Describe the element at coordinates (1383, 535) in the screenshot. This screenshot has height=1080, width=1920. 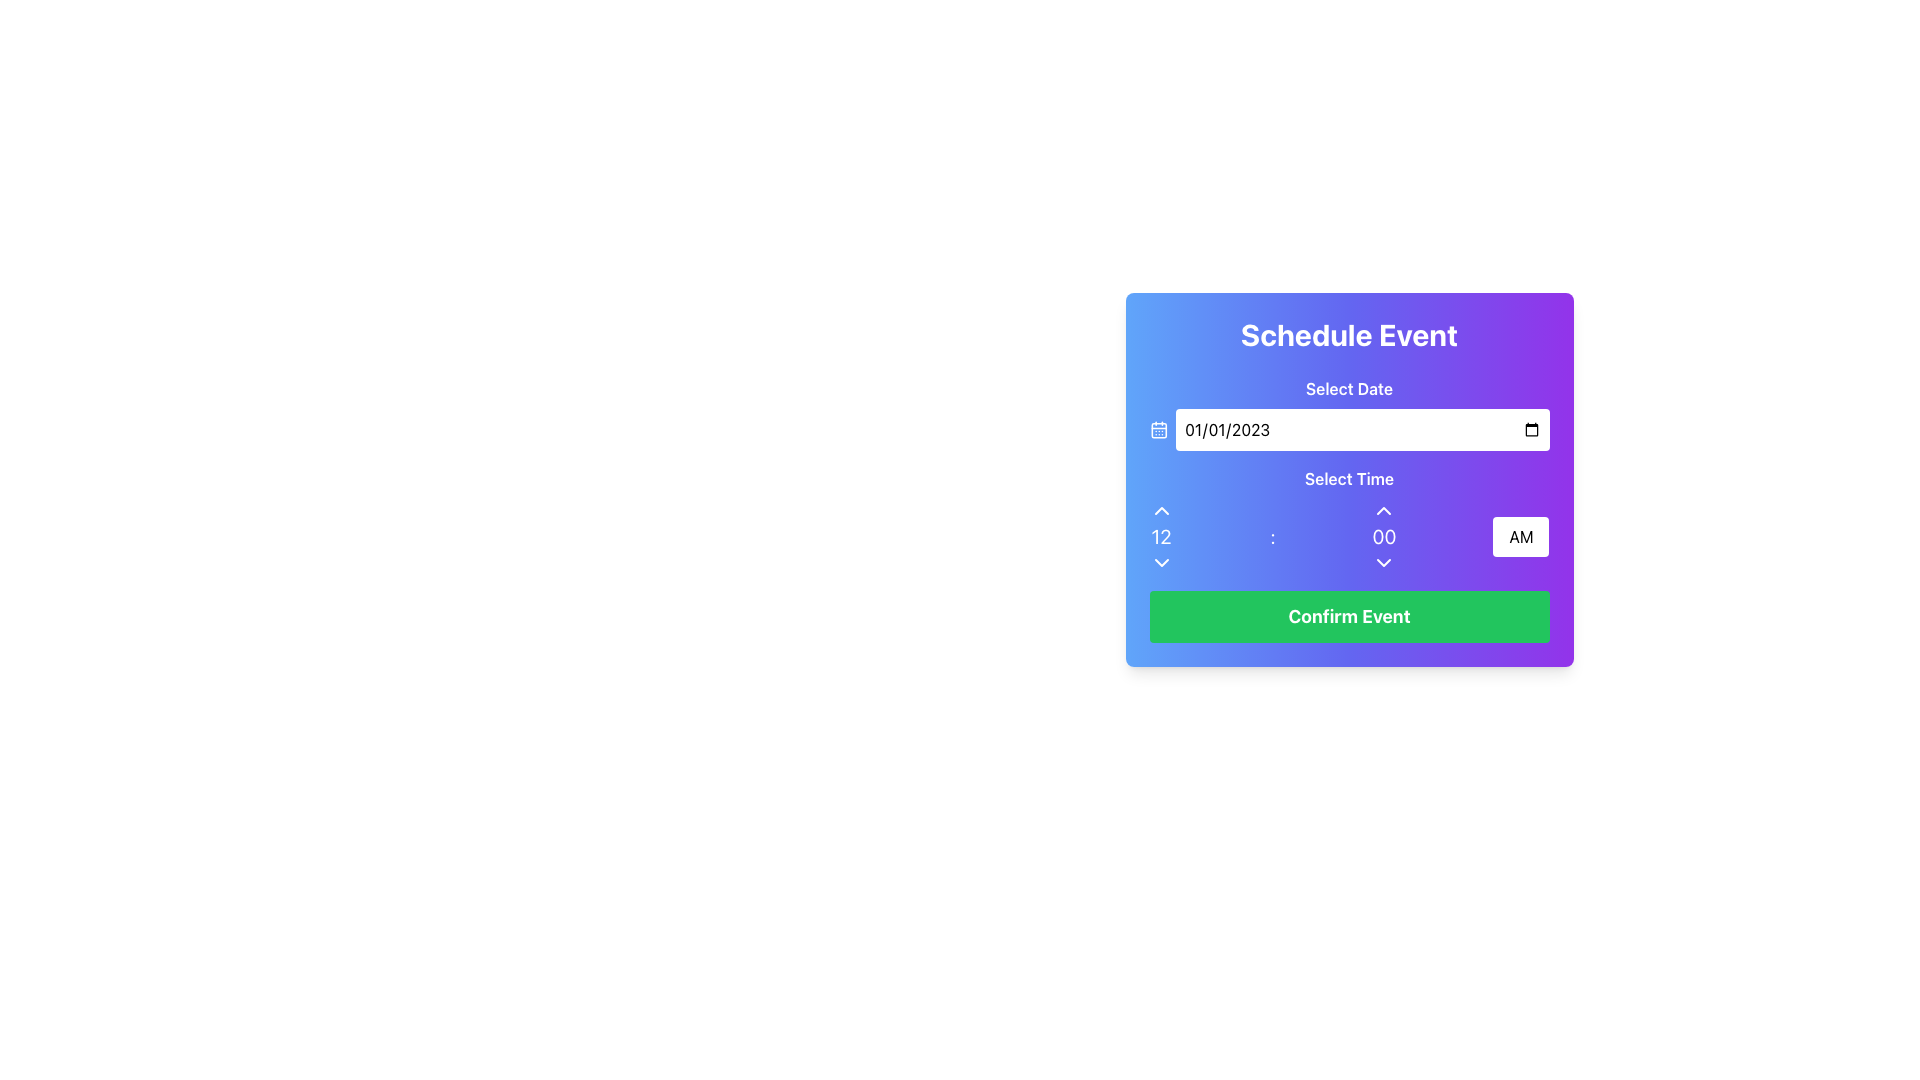
I see `the Text Display showing the bold number '00' in white color against a purple background, located below the colon ':' in the 'Select Time' section` at that location.